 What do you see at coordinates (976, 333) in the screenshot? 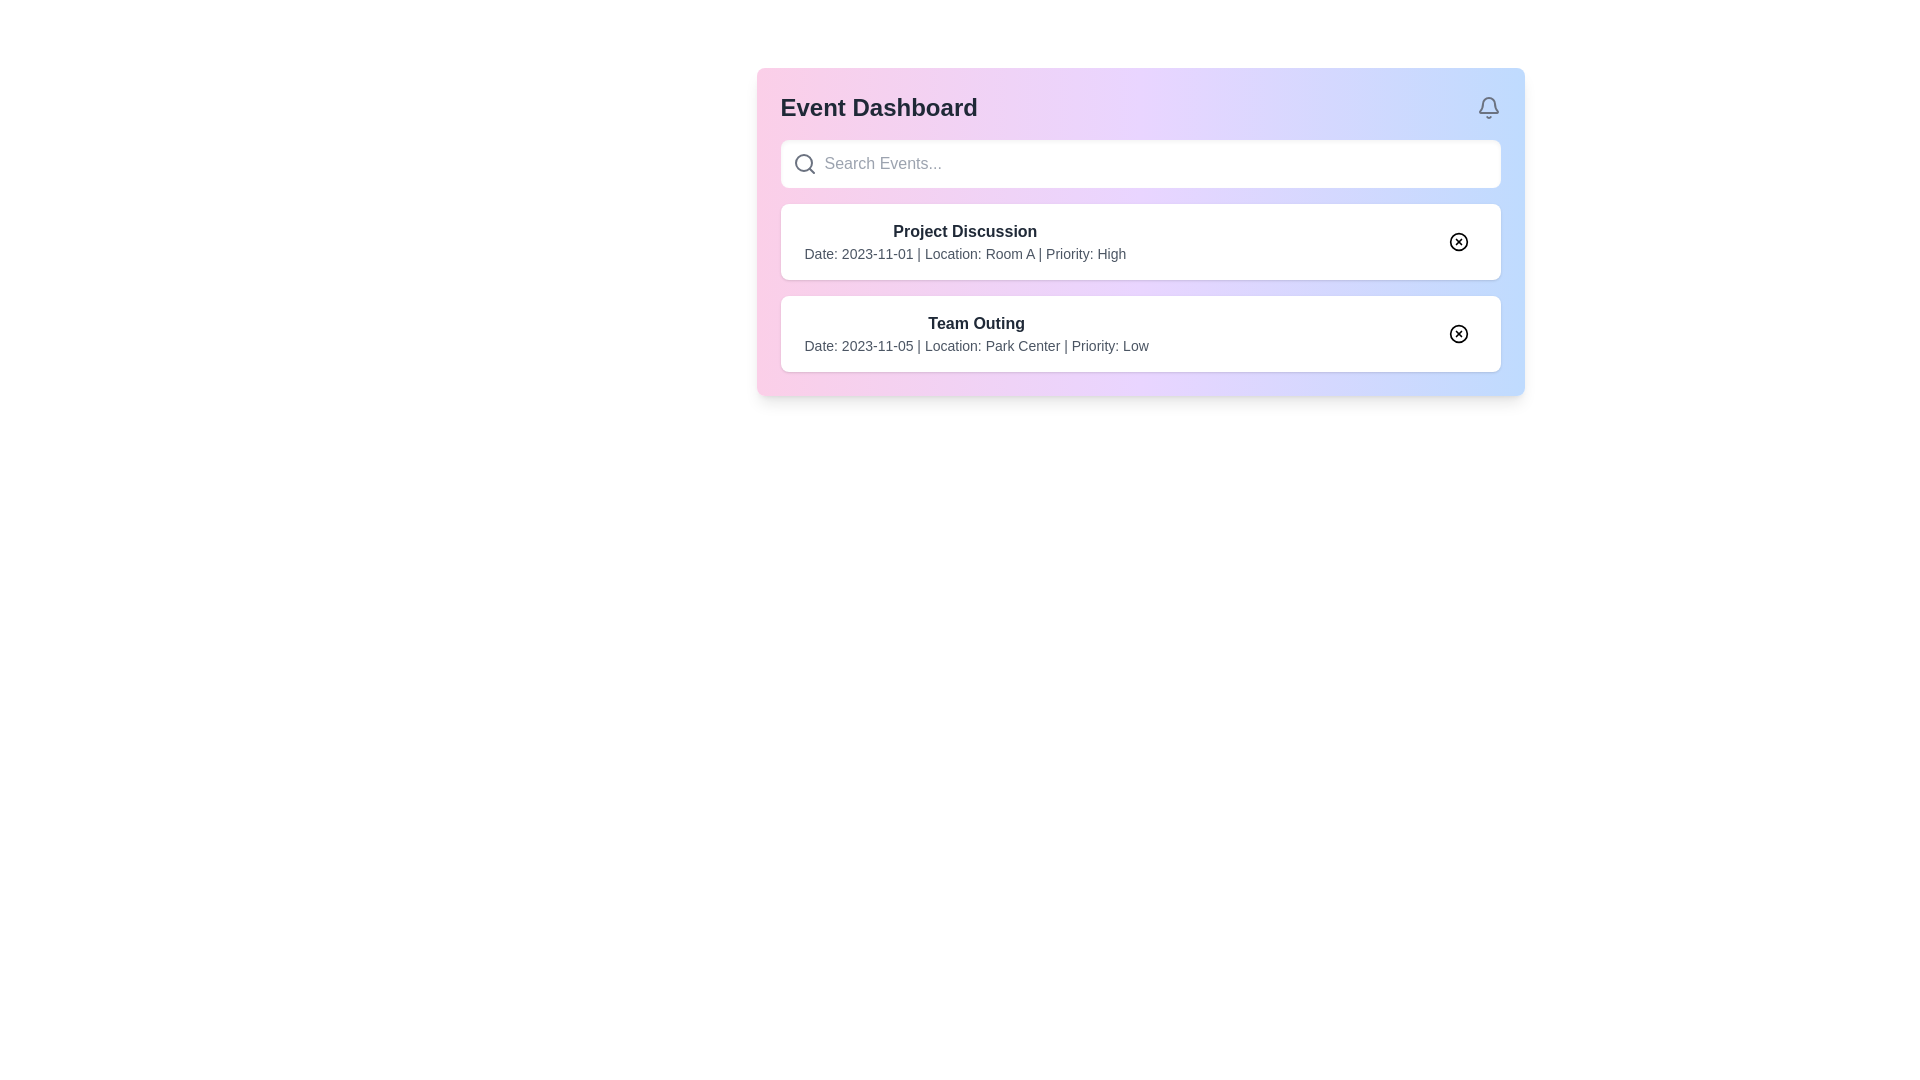
I see `the textual informational content block displaying the event overview titled 'Team Outing', which is the second entry in the event list under 'Event Dashboard'` at bounding box center [976, 333].